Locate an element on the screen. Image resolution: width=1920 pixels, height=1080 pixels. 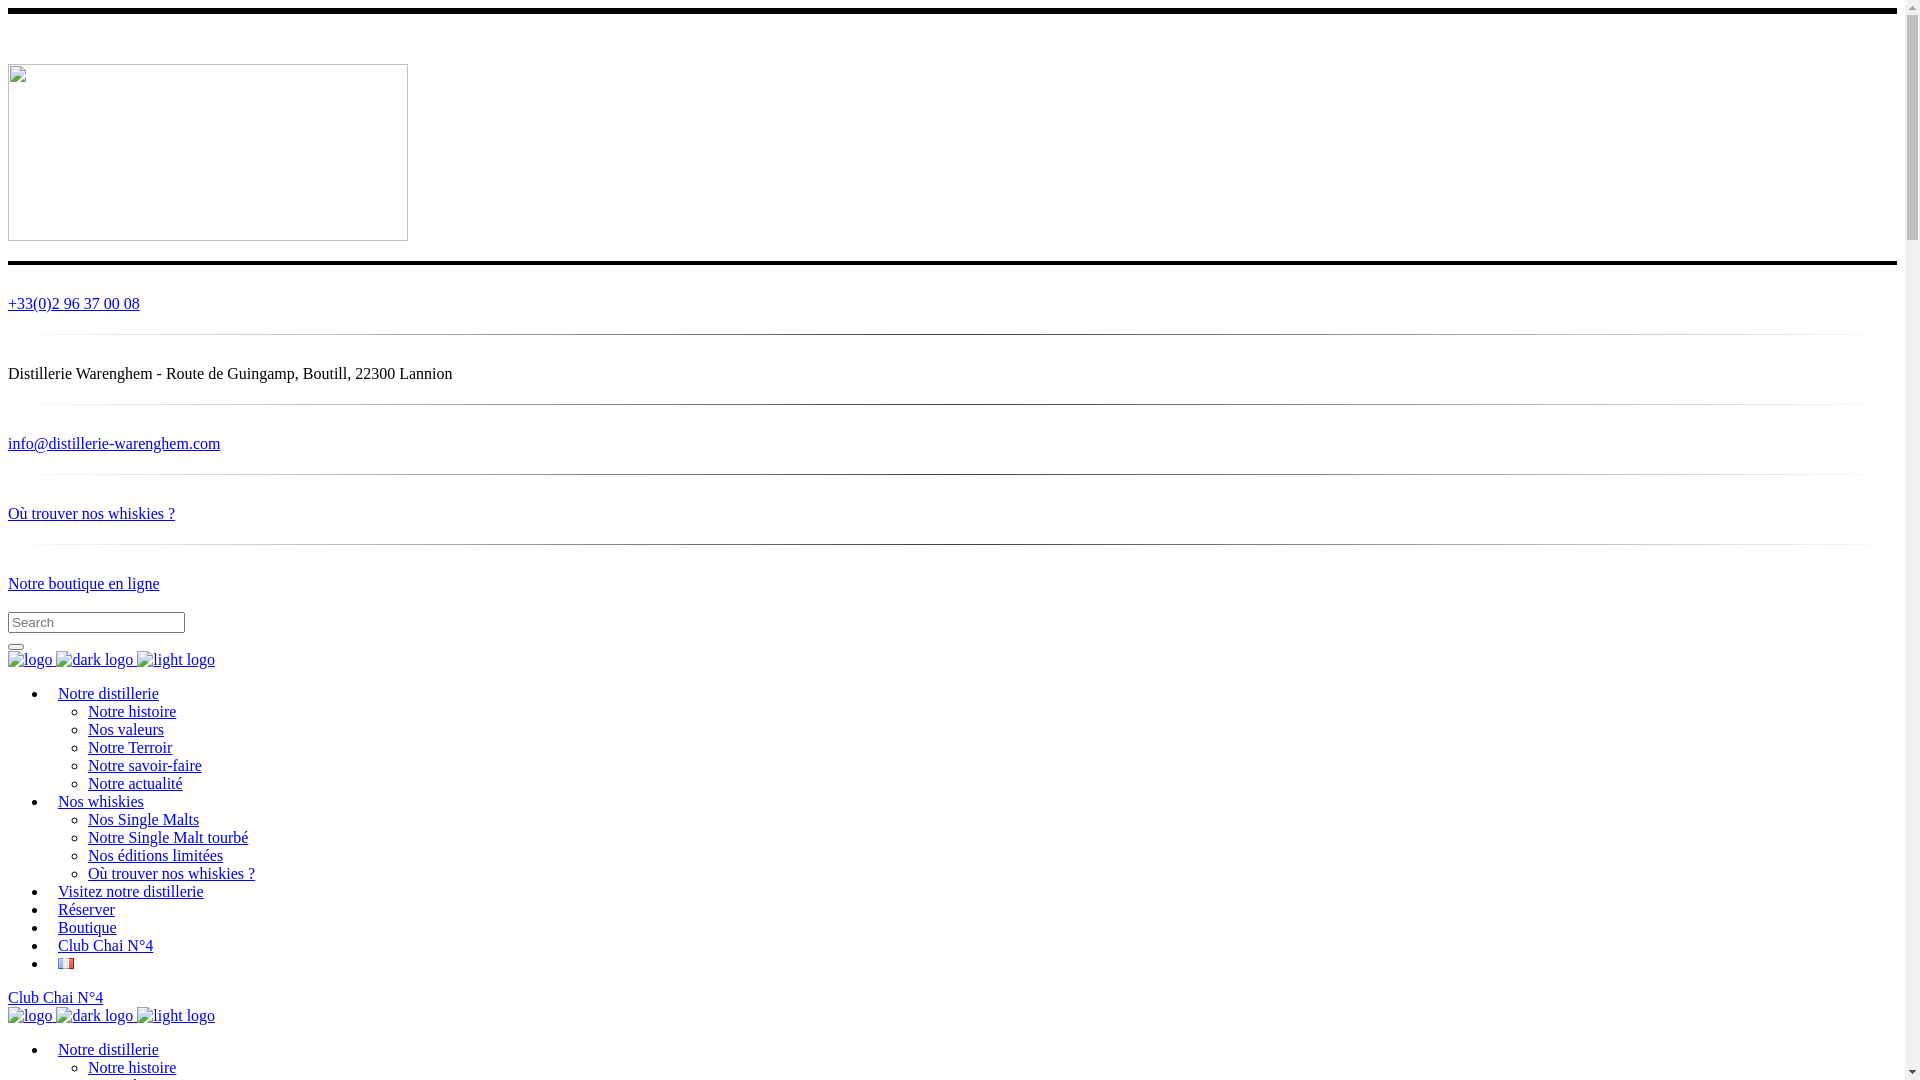
'Nos Single Malts' is located at coordinates (142, 819).